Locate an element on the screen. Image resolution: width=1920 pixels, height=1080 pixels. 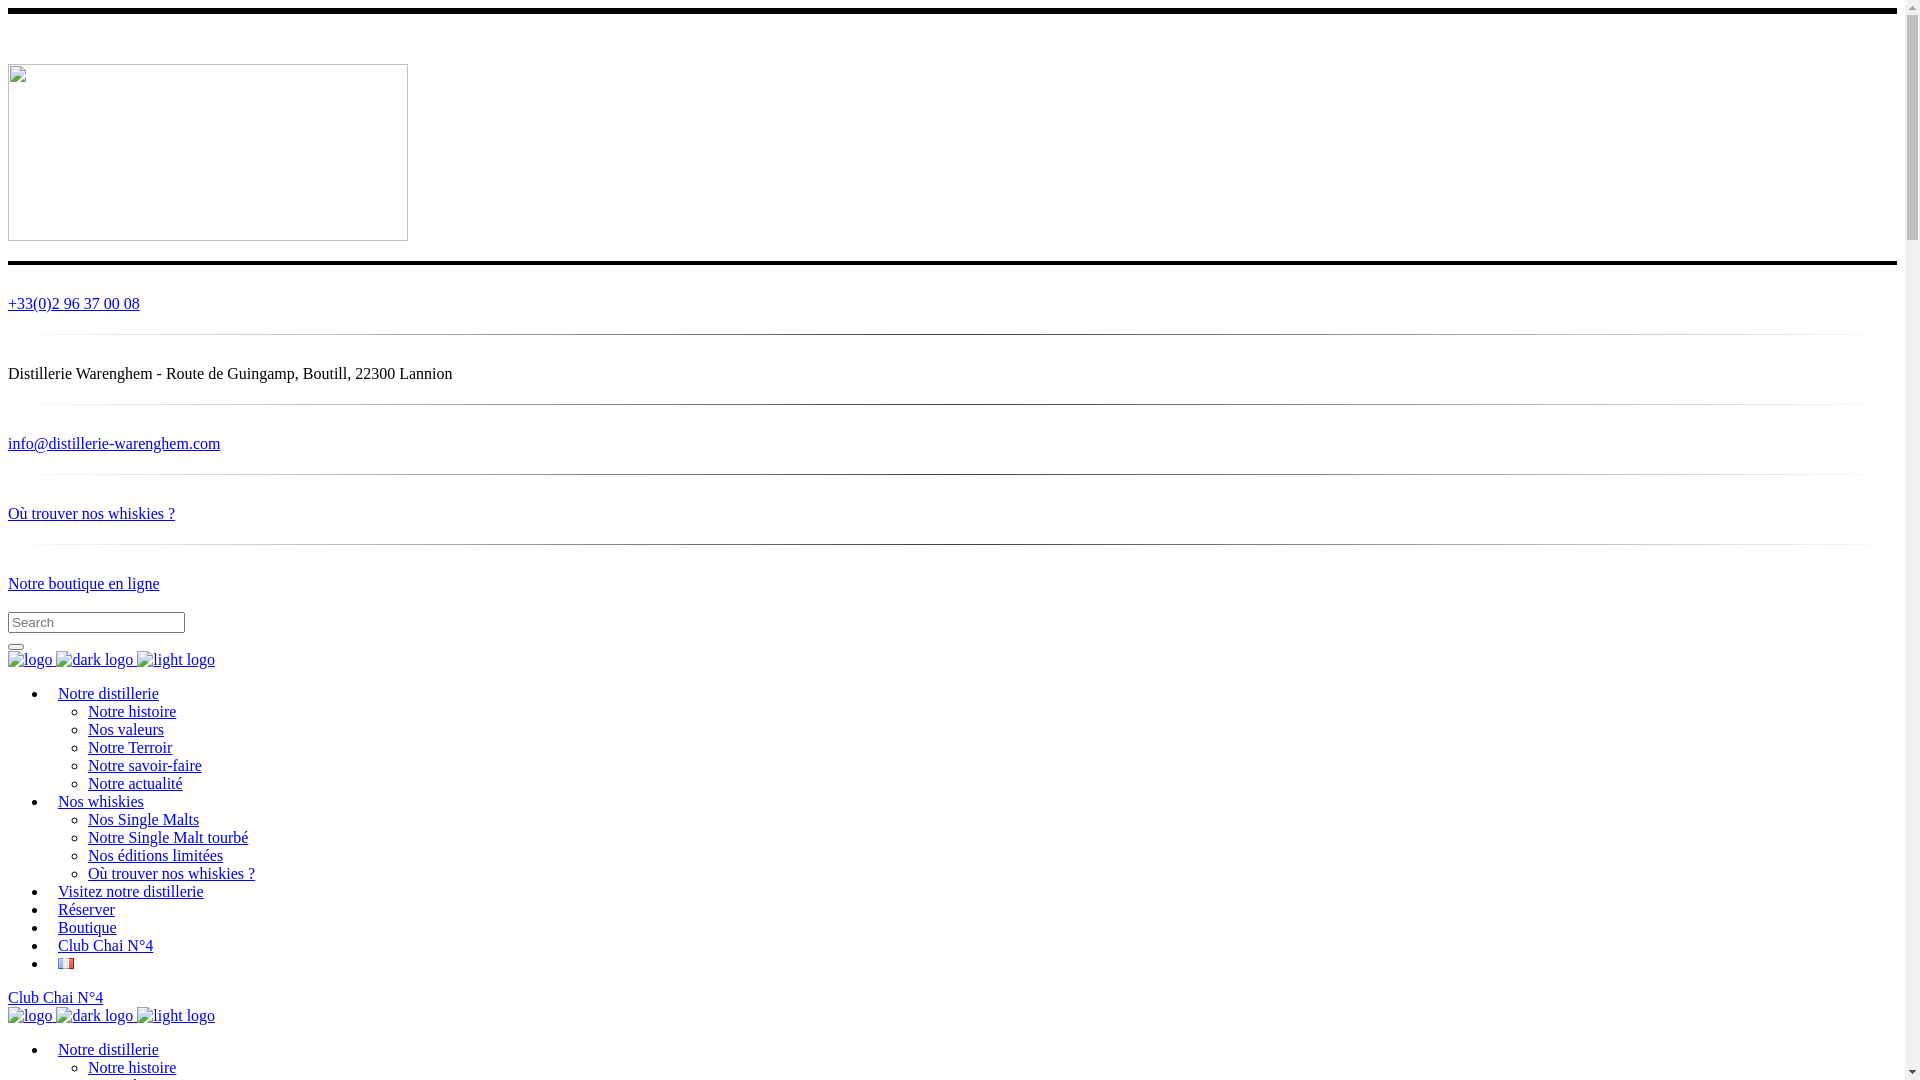
'Nos Single Malts' is located at coordinates (142, 819).